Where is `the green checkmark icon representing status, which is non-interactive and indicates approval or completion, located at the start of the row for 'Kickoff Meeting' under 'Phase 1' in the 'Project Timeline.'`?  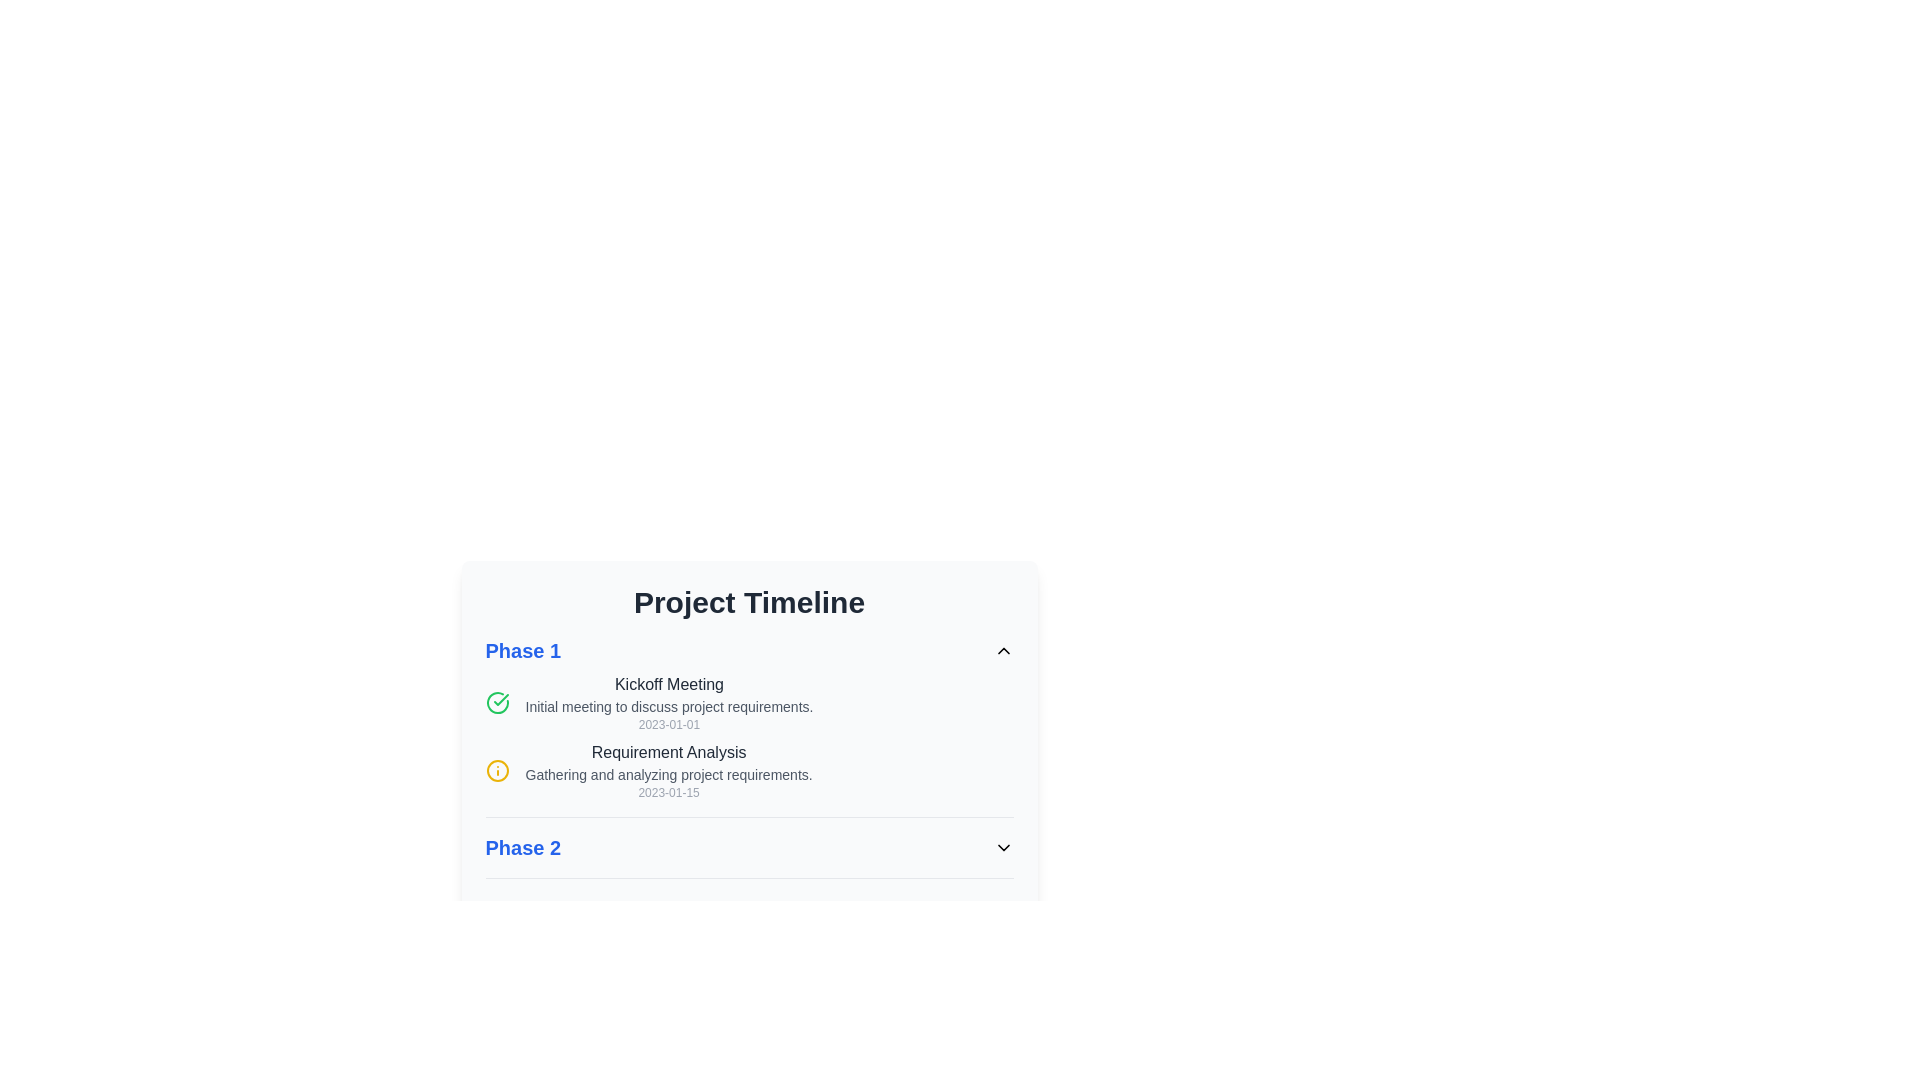 the green checkmark icon representing status, which is non-interactive and indicates approval or completion, located at the start of the row for 'Kickoff Meeting' under 'Phase 1' in the 'Project Timeline.' is located at coordinates (497, 701).